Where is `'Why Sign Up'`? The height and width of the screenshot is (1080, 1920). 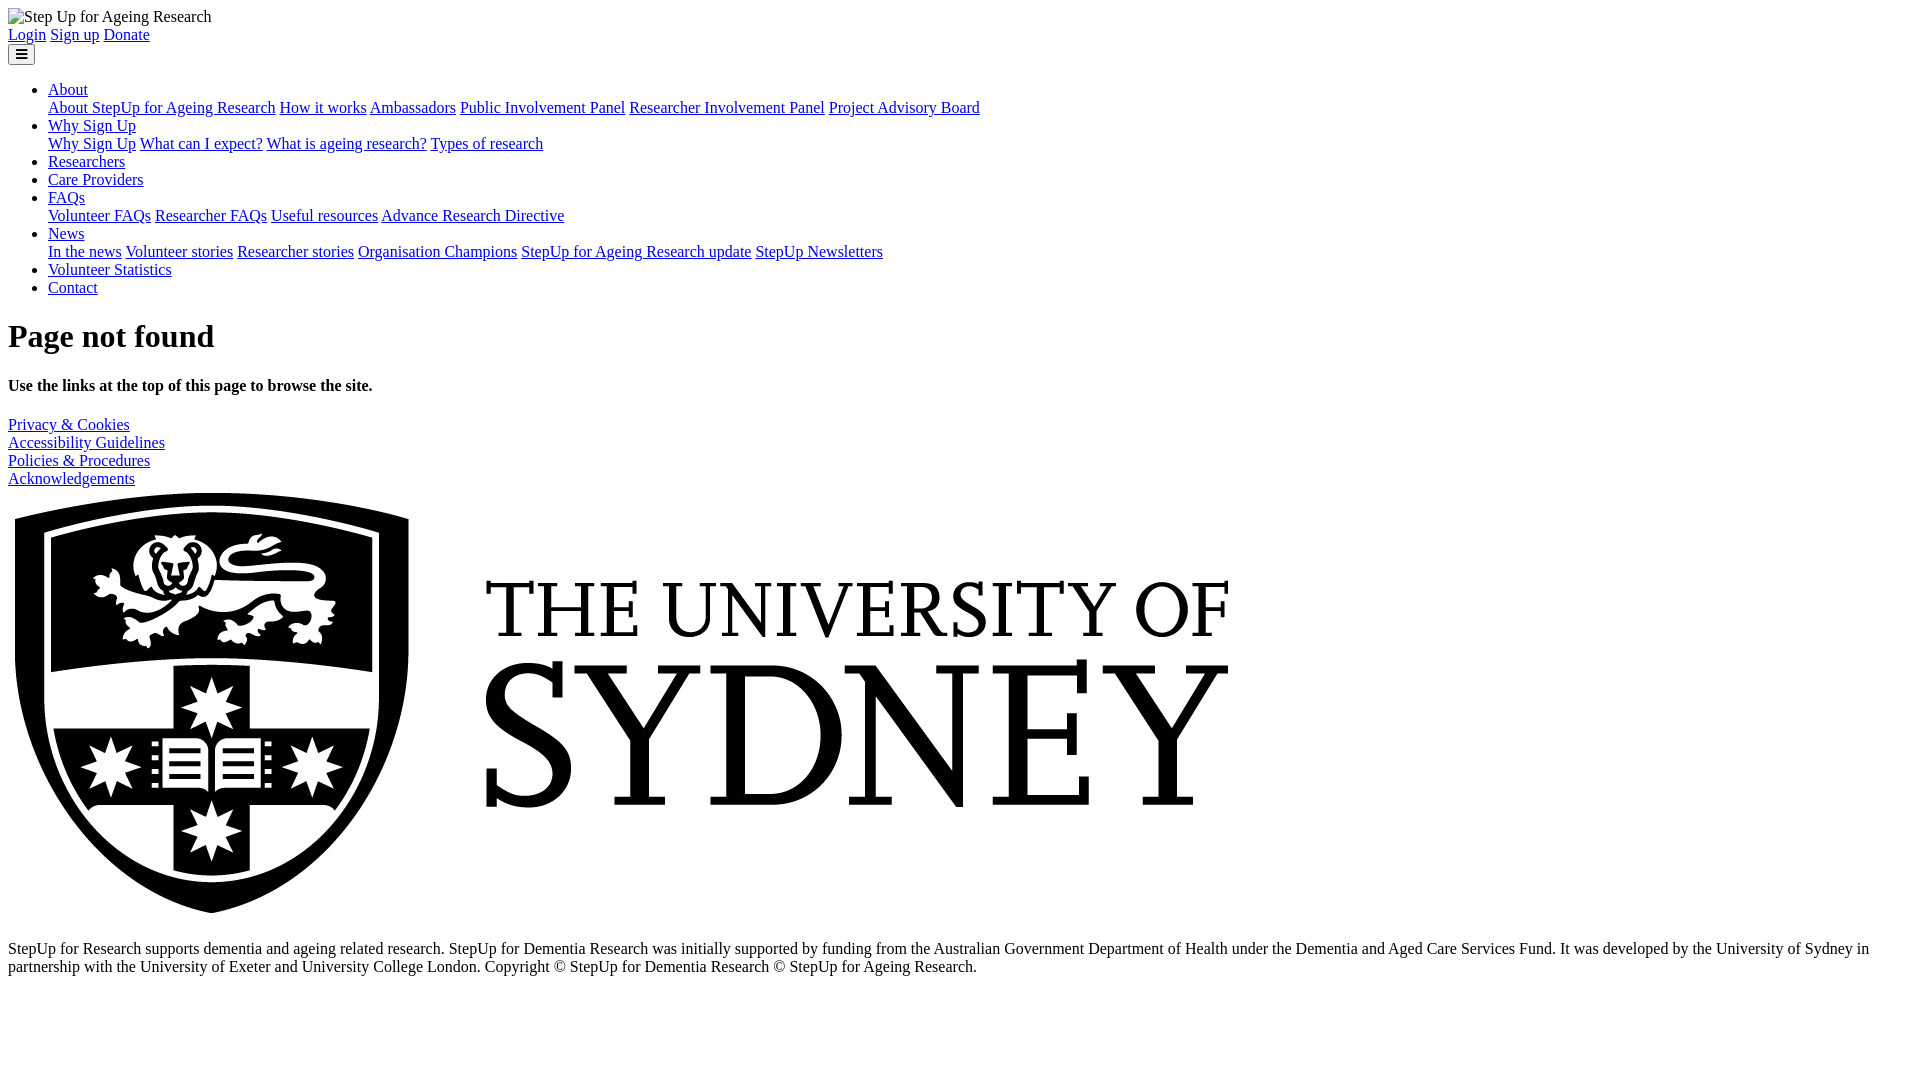
'Why Sign Up' is located at coordinates (90, 142).